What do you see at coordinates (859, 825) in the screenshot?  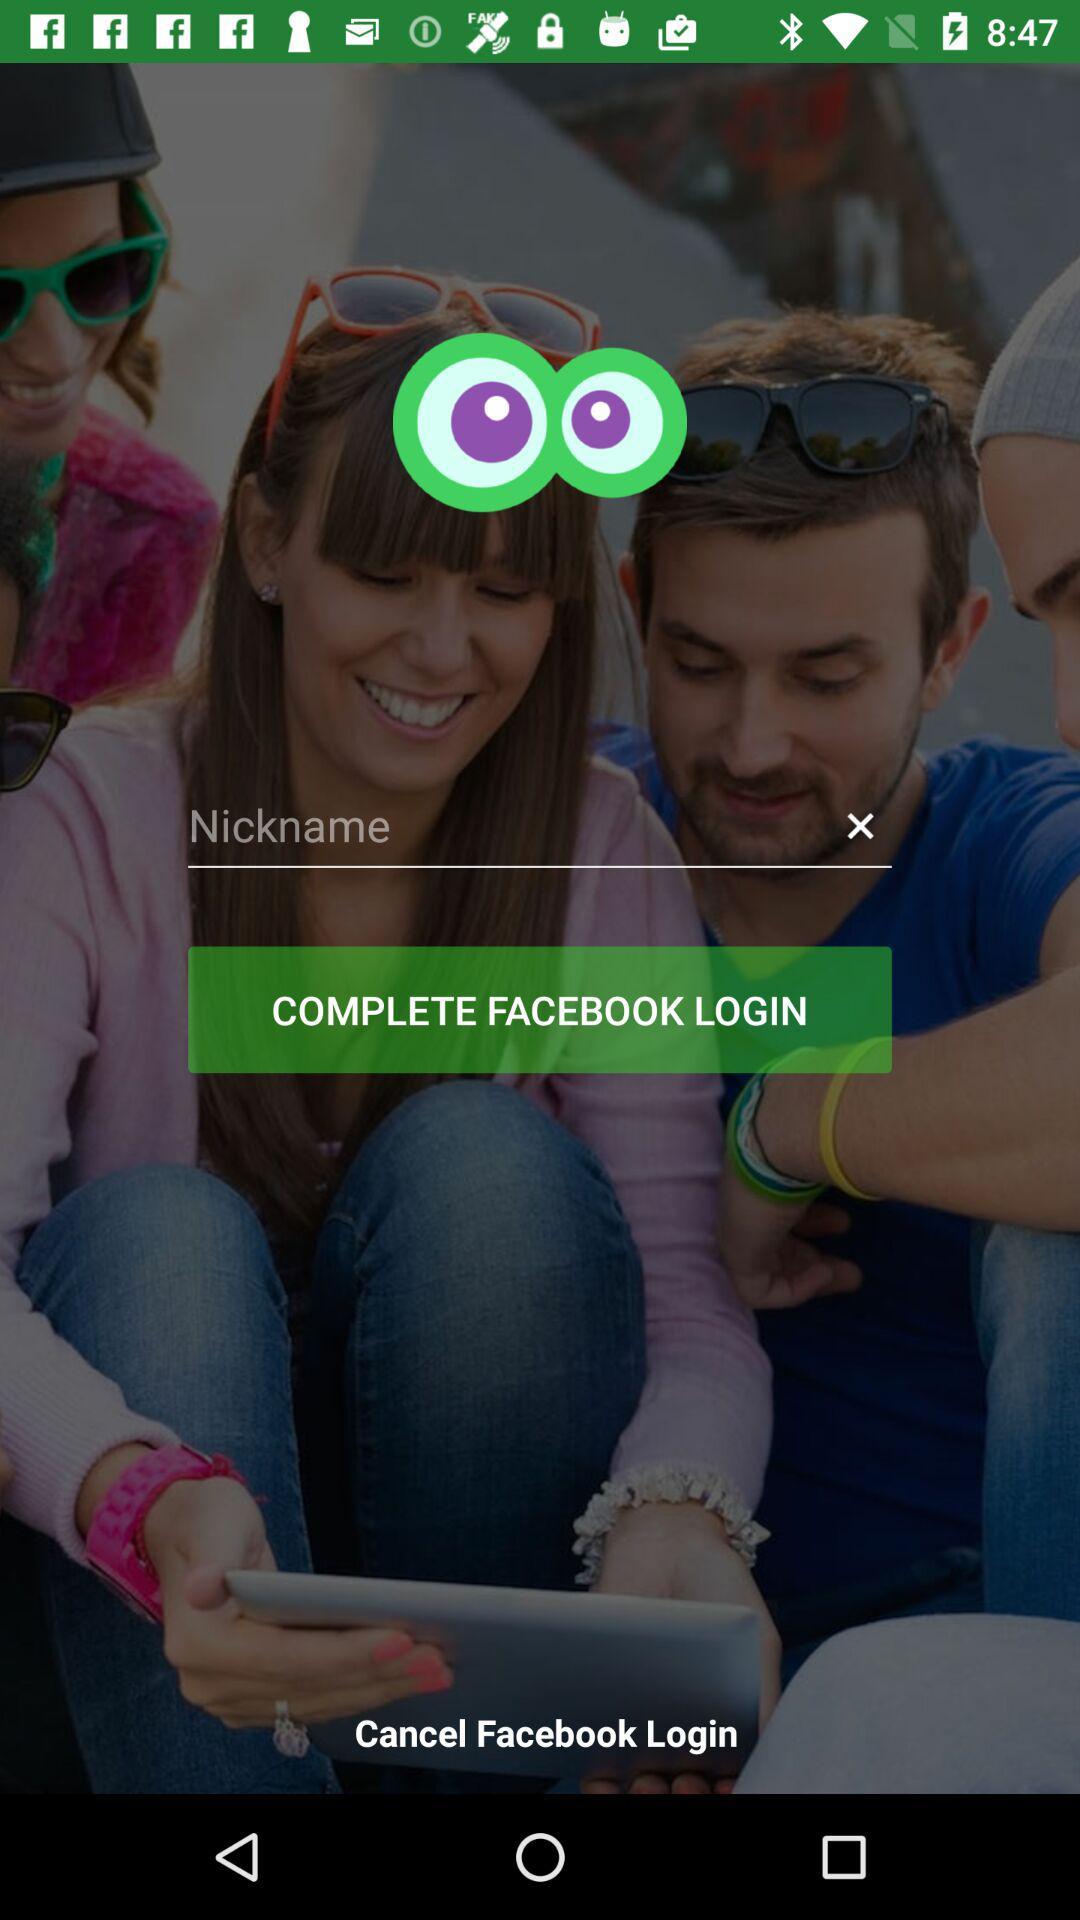 I see `item on the right` at bounding box center [859, 825].